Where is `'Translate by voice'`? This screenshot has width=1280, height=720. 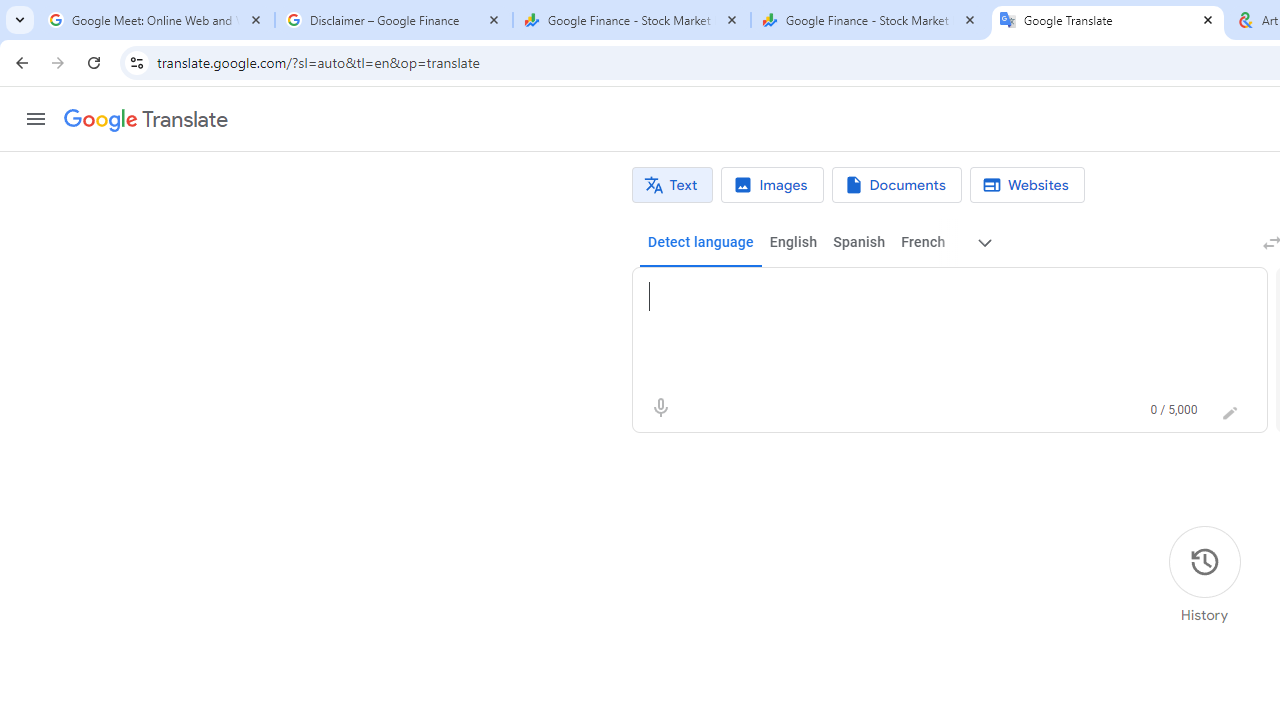
'Translate by voice' is located at coordinates (660, 406).